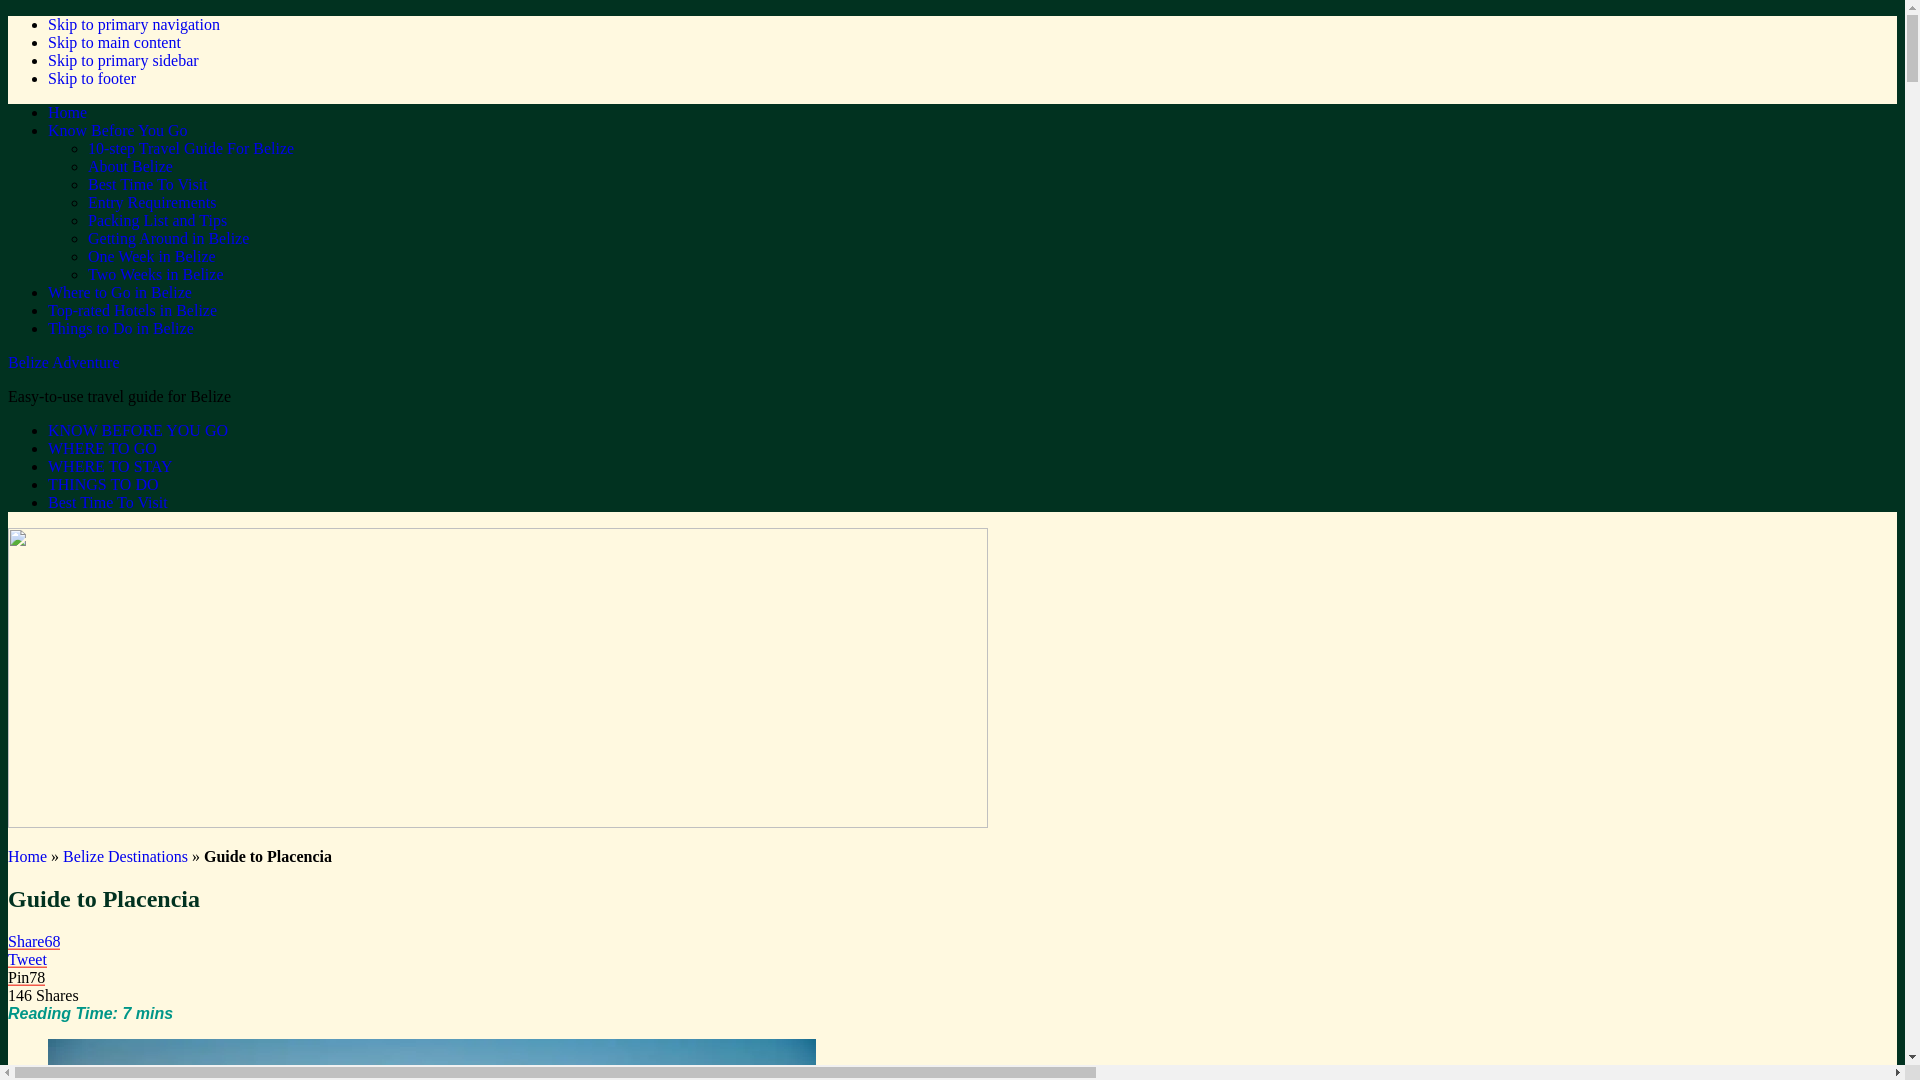 Image resolution: width=1920 pixels, height=1080 pixels. What do you see at coordinates (151, 202) in the screenshot?
I see `'Entry Requirements'` at bounding box center [151, 202].